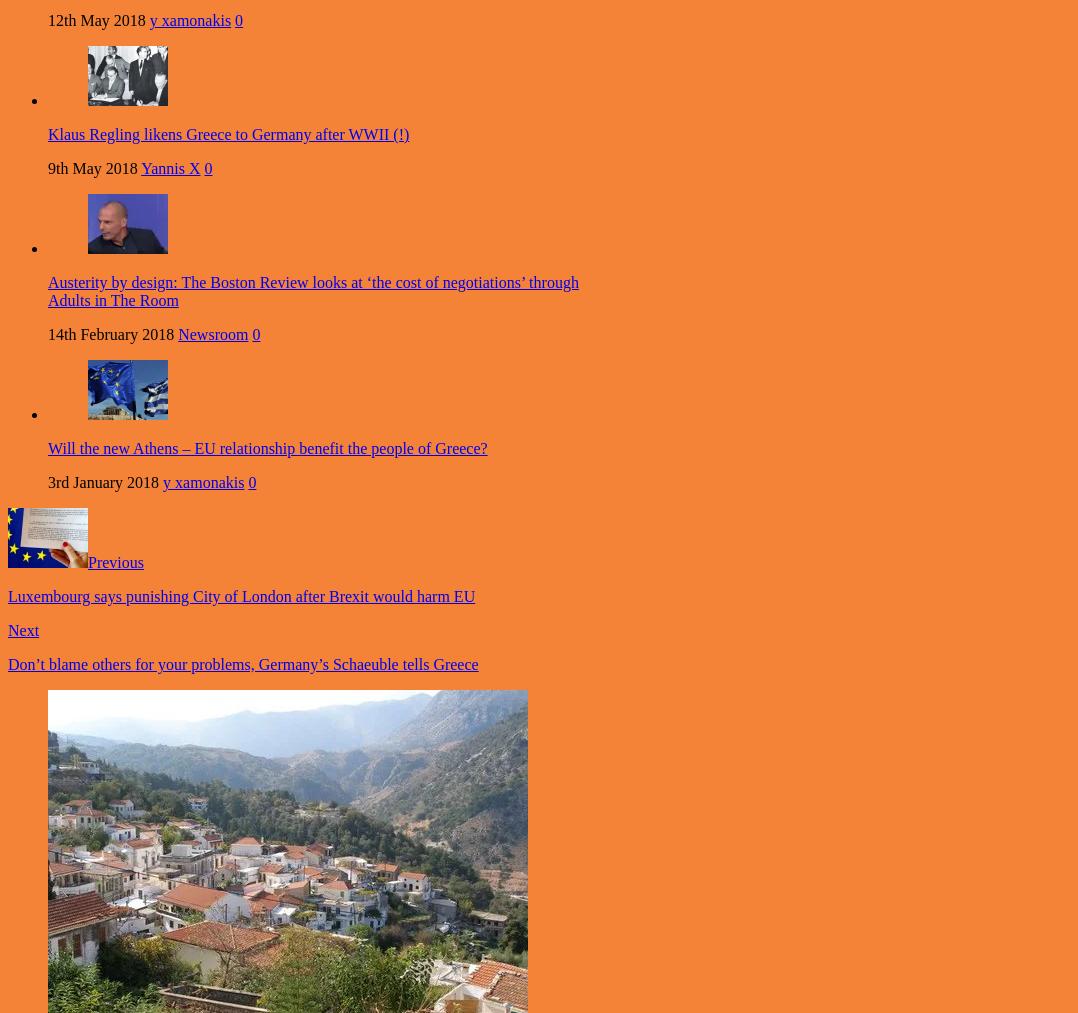 This screenshot has height=1013, width=1078. What do you see at coordinates (240, 596) in the screenshot?
I see `'Luxembourg says punishing City of London after Brexit would harm EU'` at bounding box center [240, 596].